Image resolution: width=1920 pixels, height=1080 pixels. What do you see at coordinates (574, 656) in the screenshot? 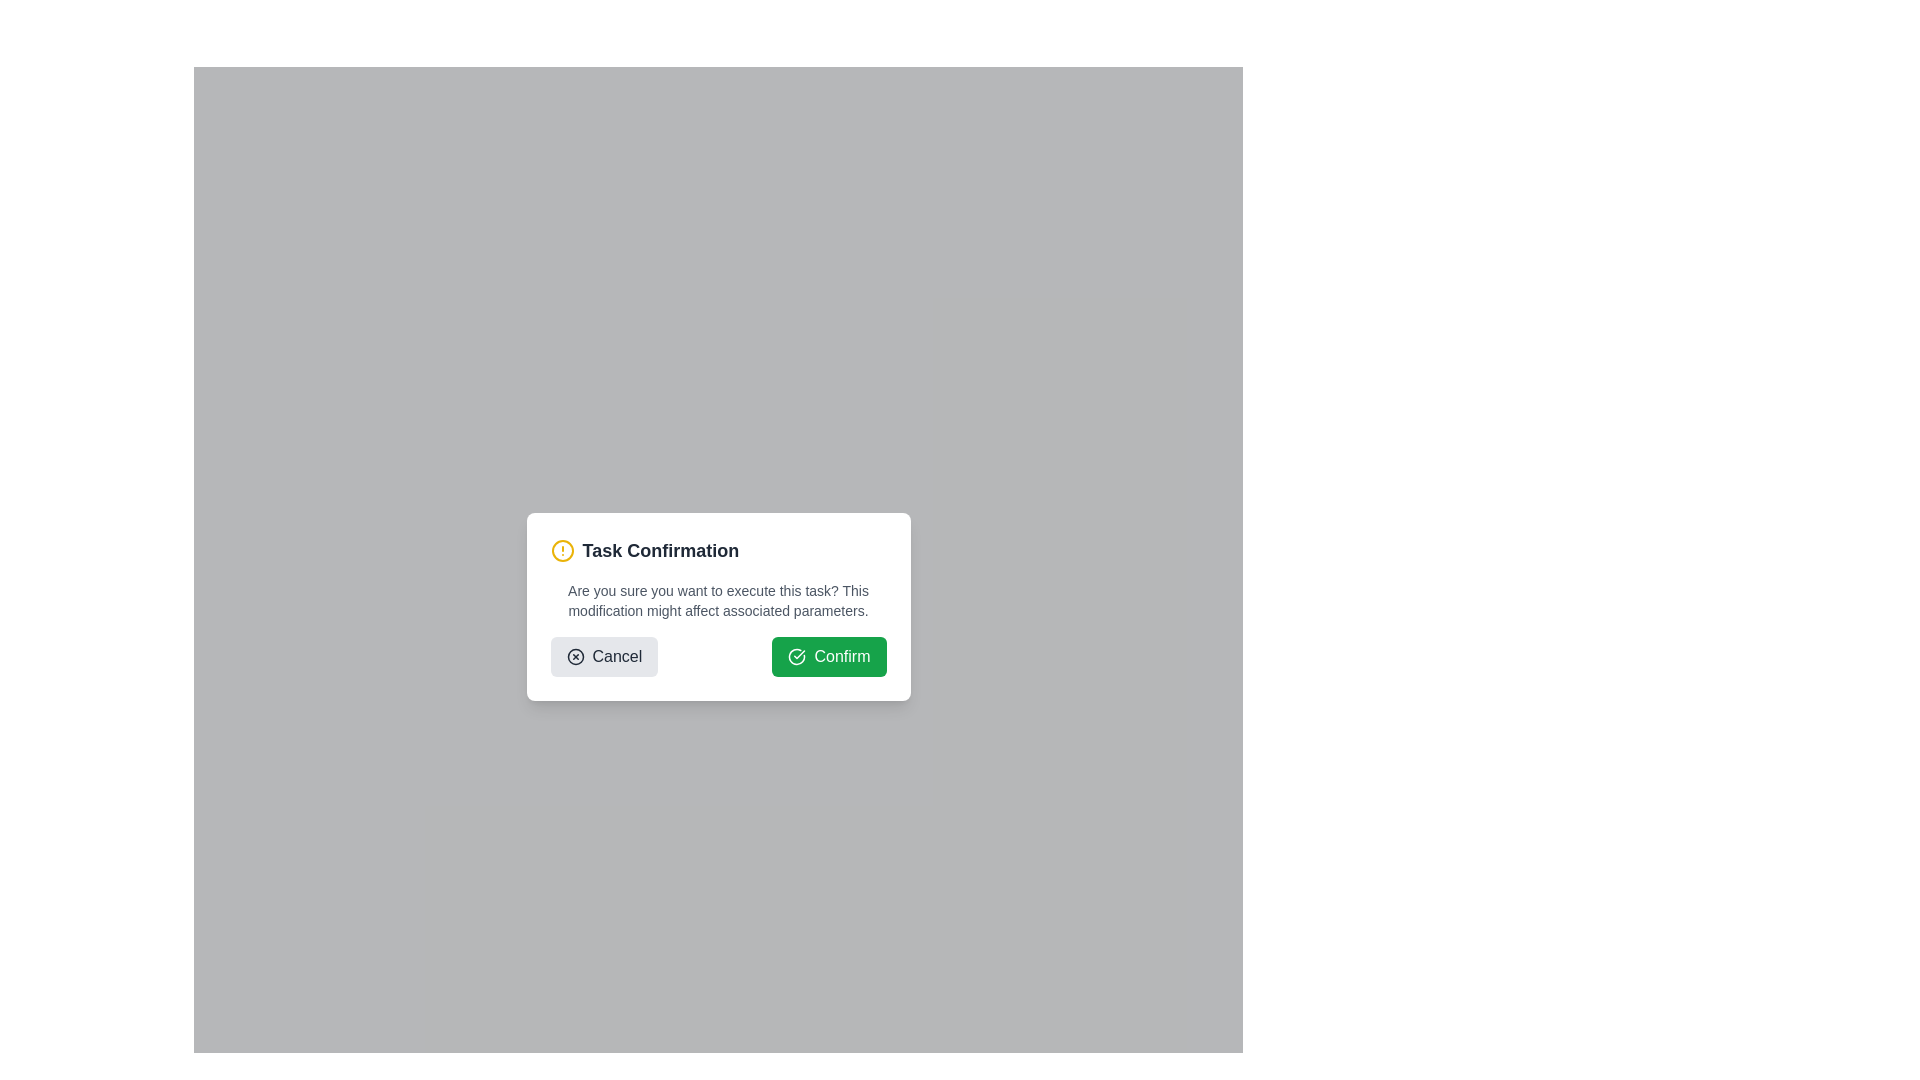
I see `the Circular icon with embedded shape that represents the 'Cancel' button in the confirmation dialog box` at bounding box center [574, 656].